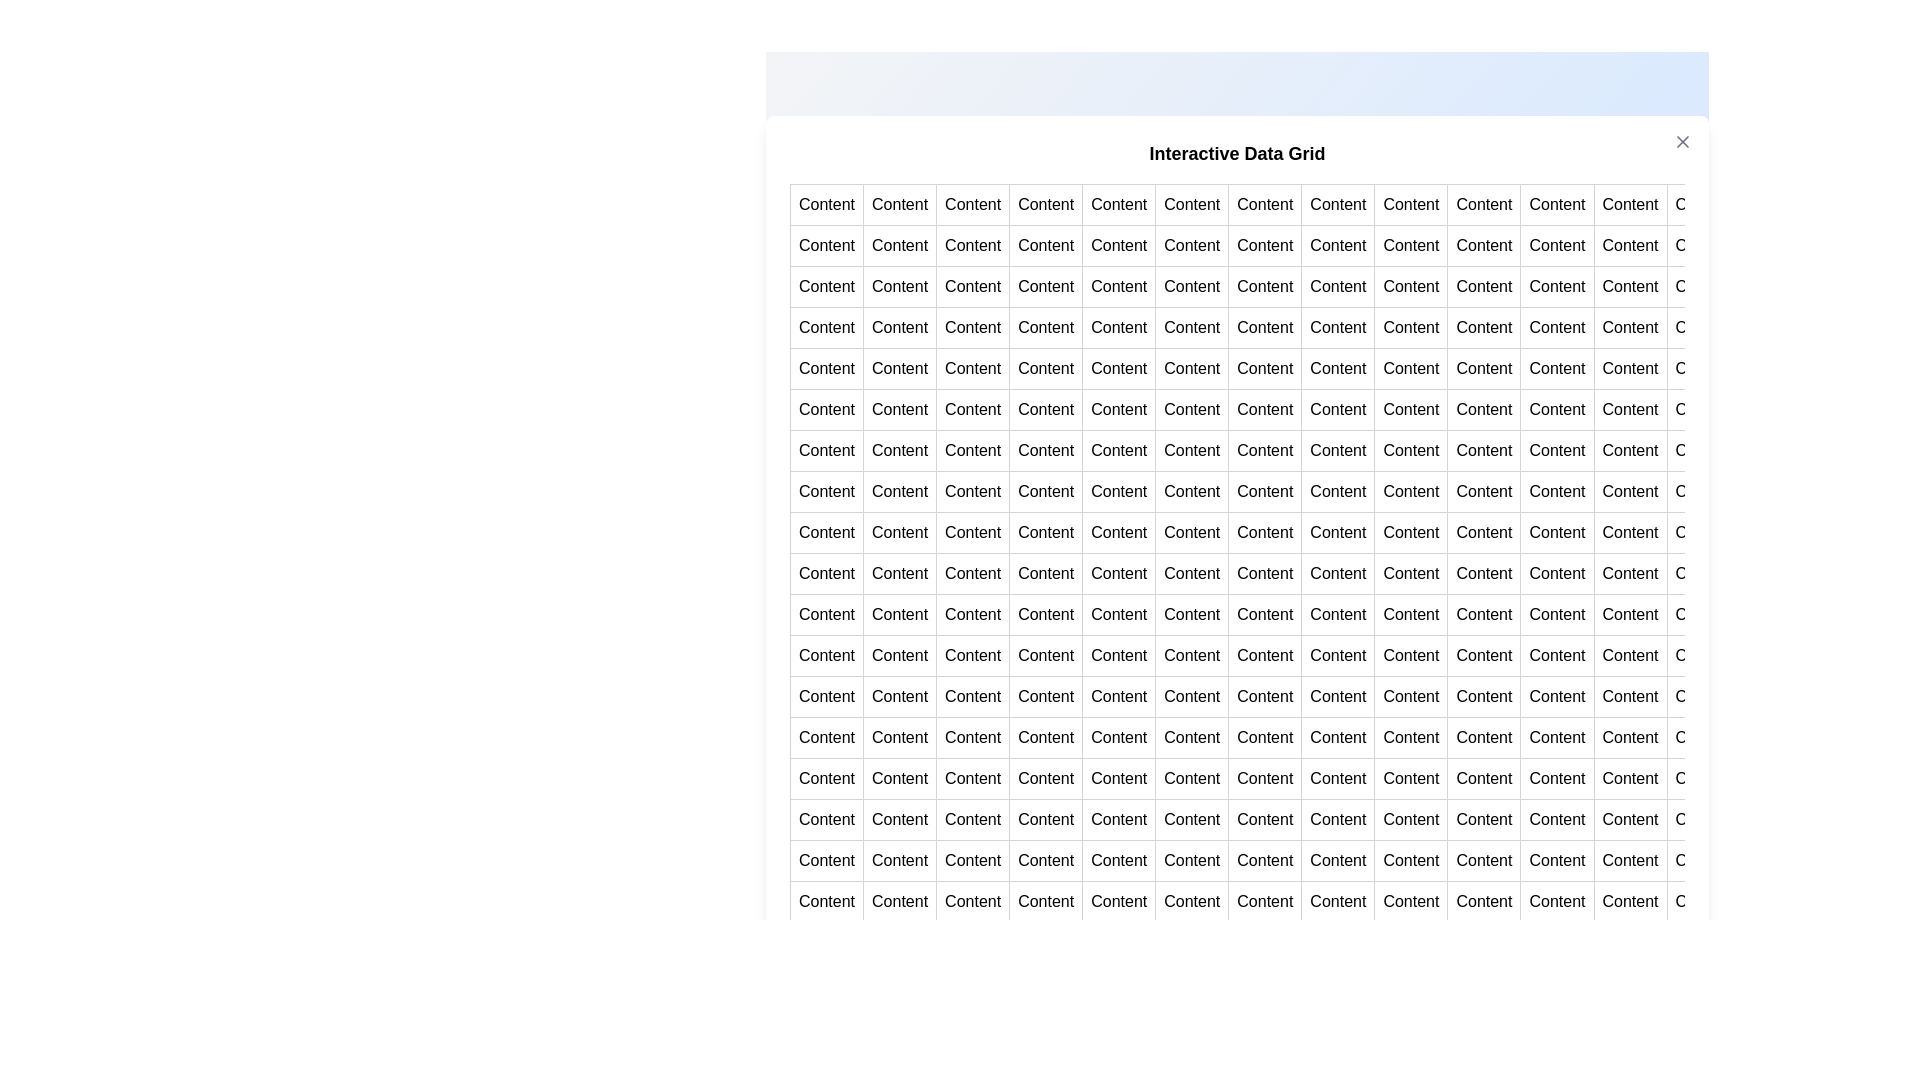  I want to click on the close button to close the dialog, so click(1682, 140).